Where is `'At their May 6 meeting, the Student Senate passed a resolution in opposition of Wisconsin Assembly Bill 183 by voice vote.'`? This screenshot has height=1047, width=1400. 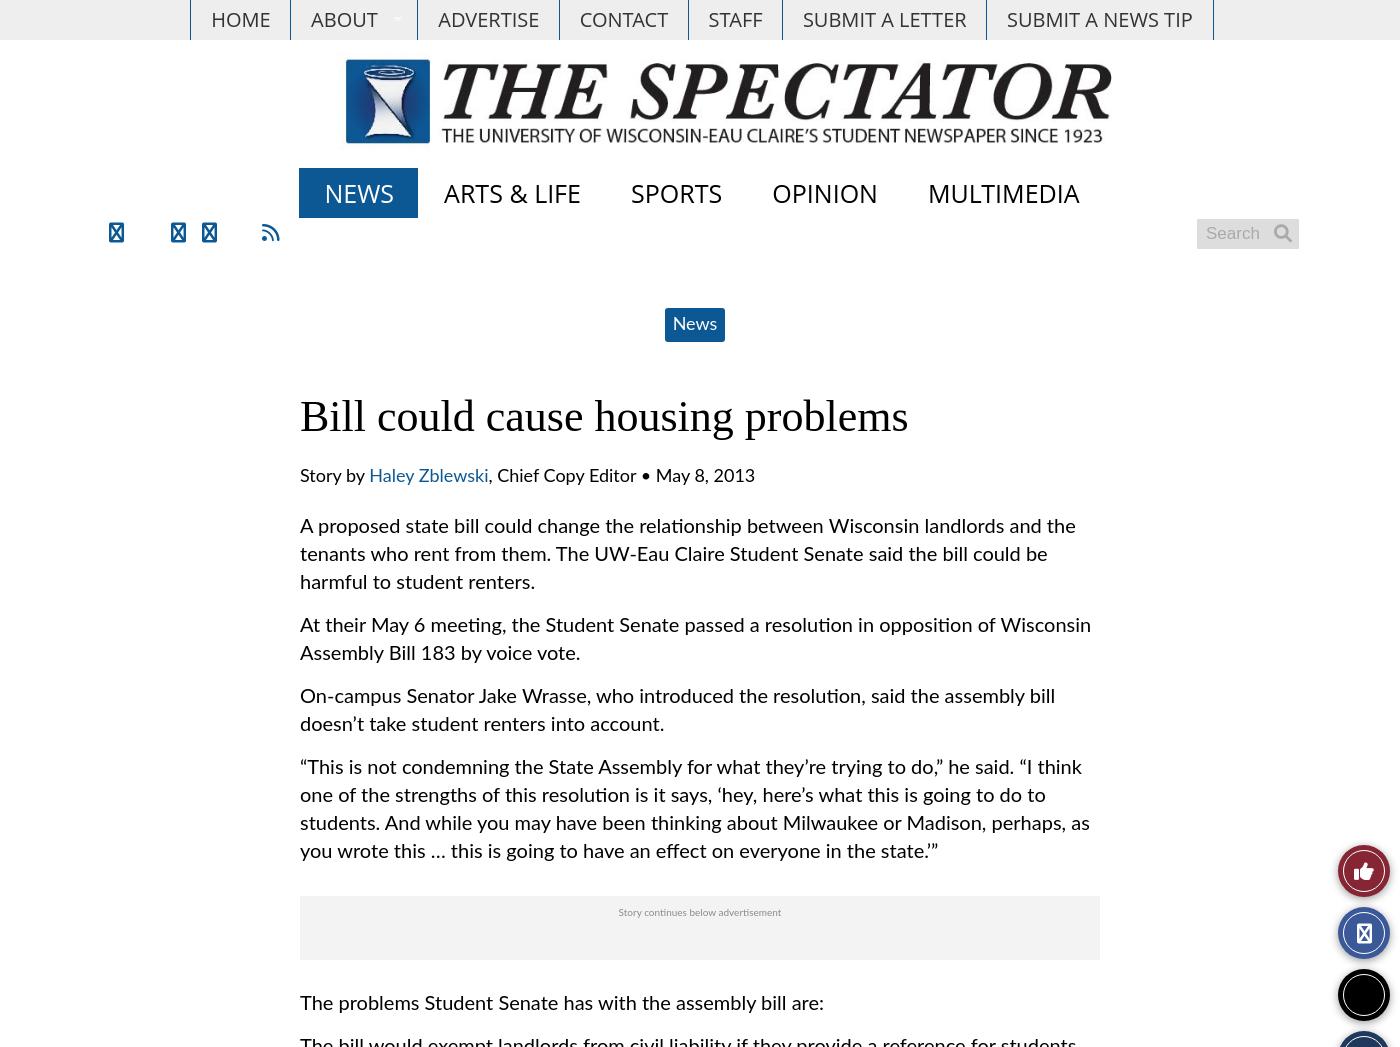
'At their May 6 meeting, the Student Senate passed a resolution in opposition of Wisconsin Assembly Bill 183 by voice vote.' is located at coordinates (695, 640).